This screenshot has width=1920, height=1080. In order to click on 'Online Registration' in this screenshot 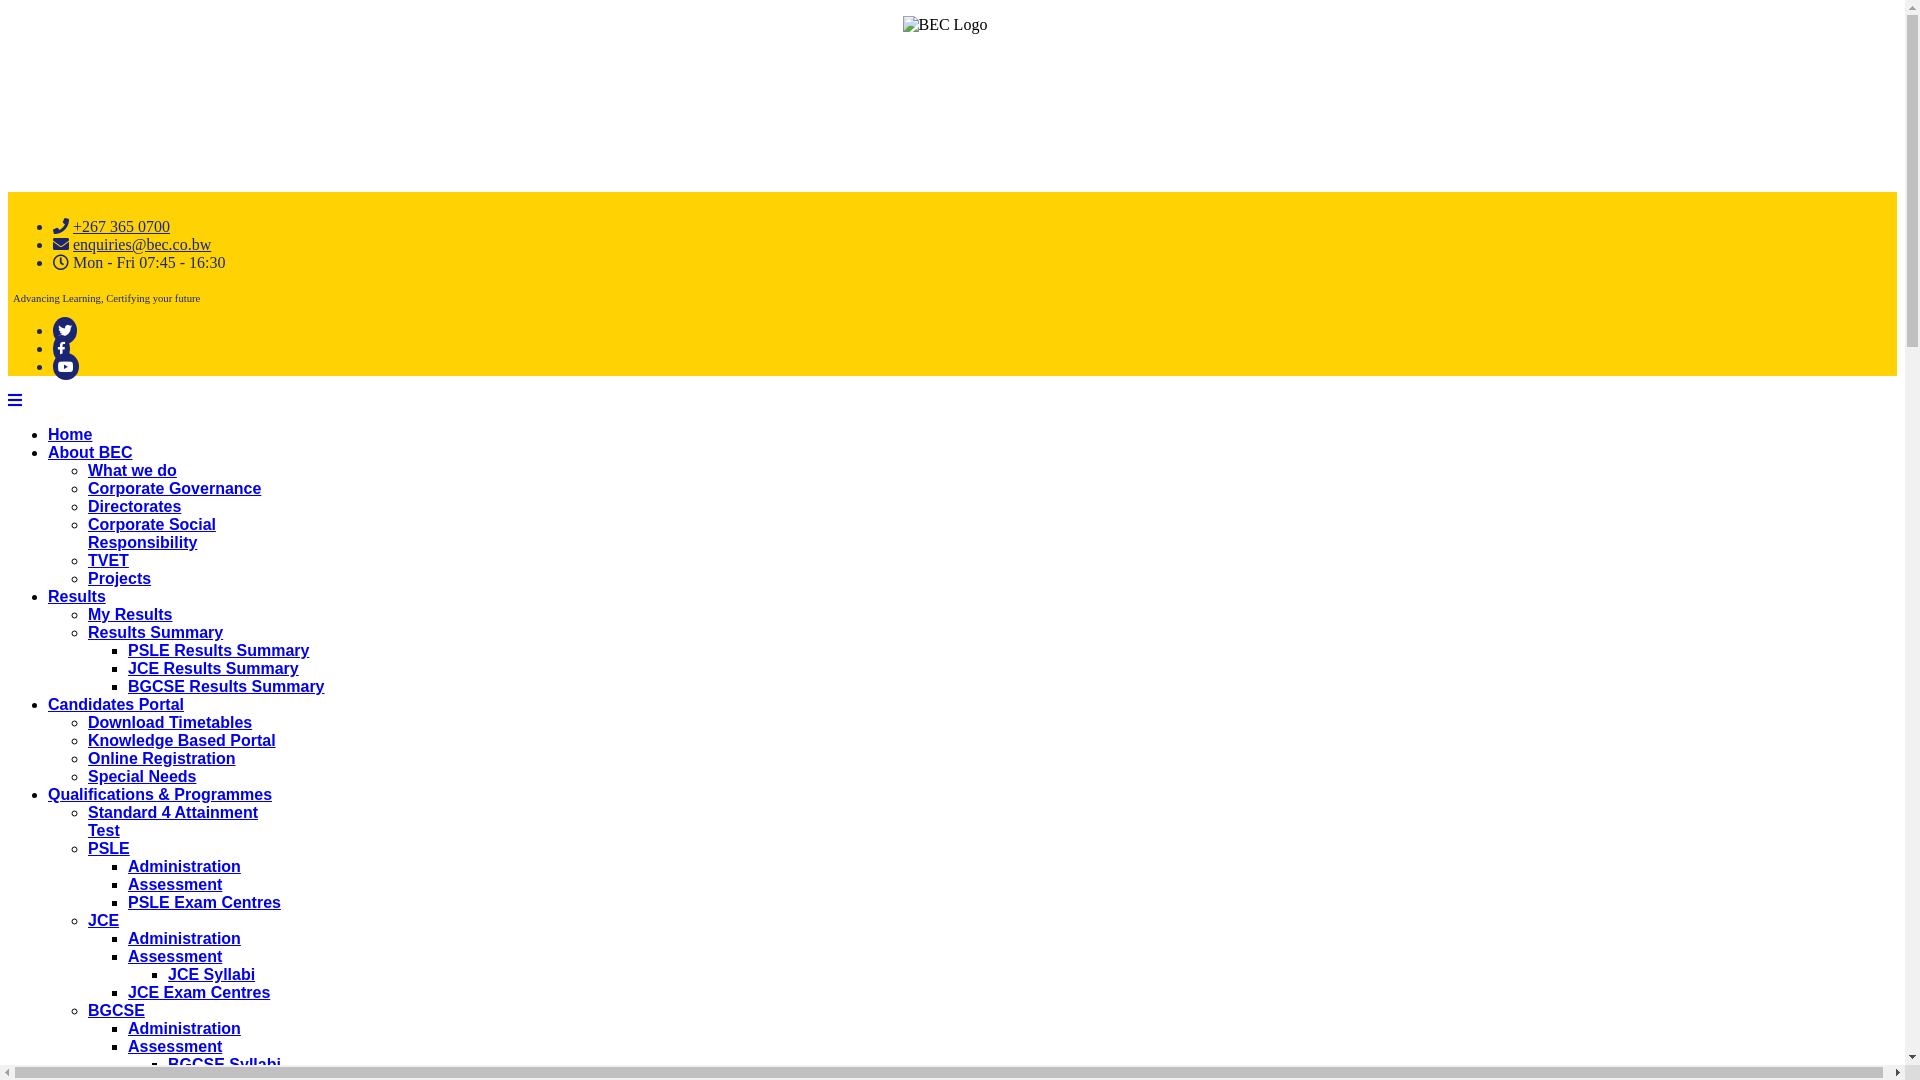, I will do `click(162, 758)`.